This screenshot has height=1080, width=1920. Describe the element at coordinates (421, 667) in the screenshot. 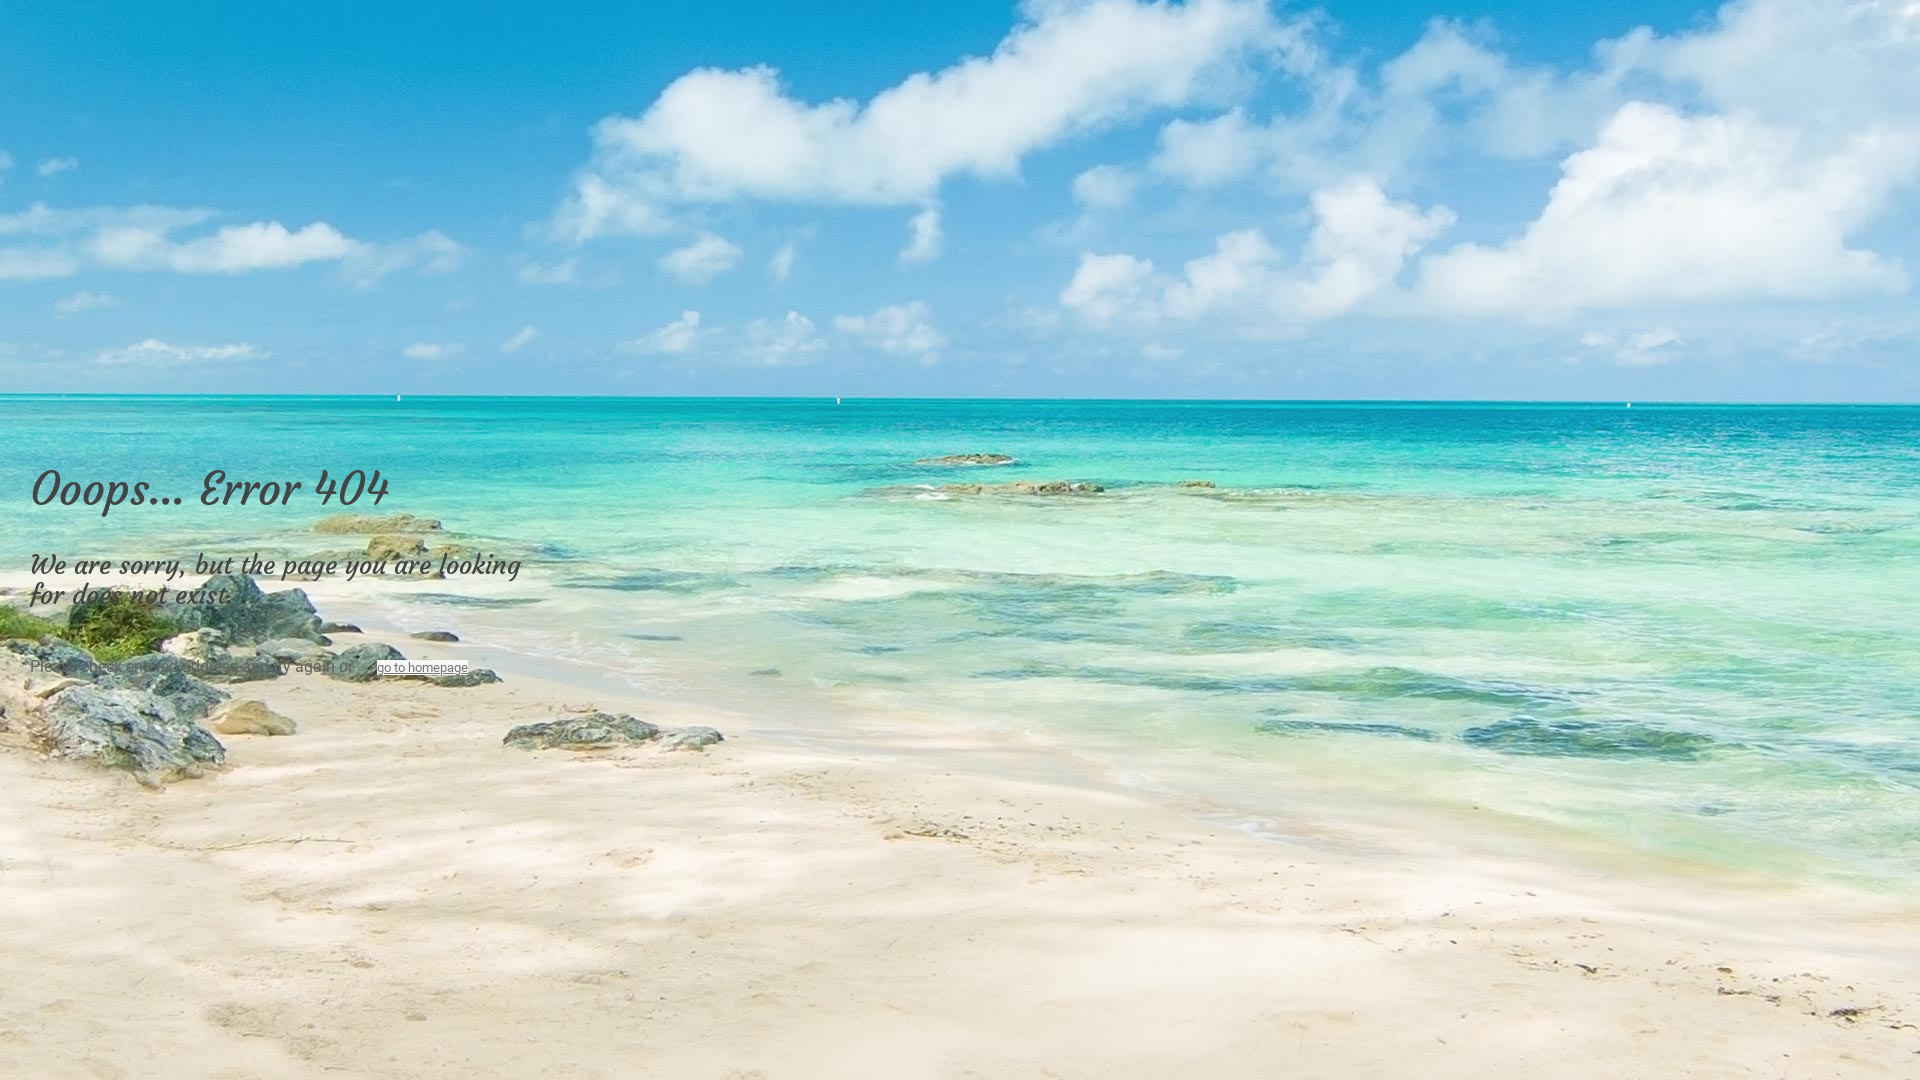

I see `'go to homepage'` at that location.